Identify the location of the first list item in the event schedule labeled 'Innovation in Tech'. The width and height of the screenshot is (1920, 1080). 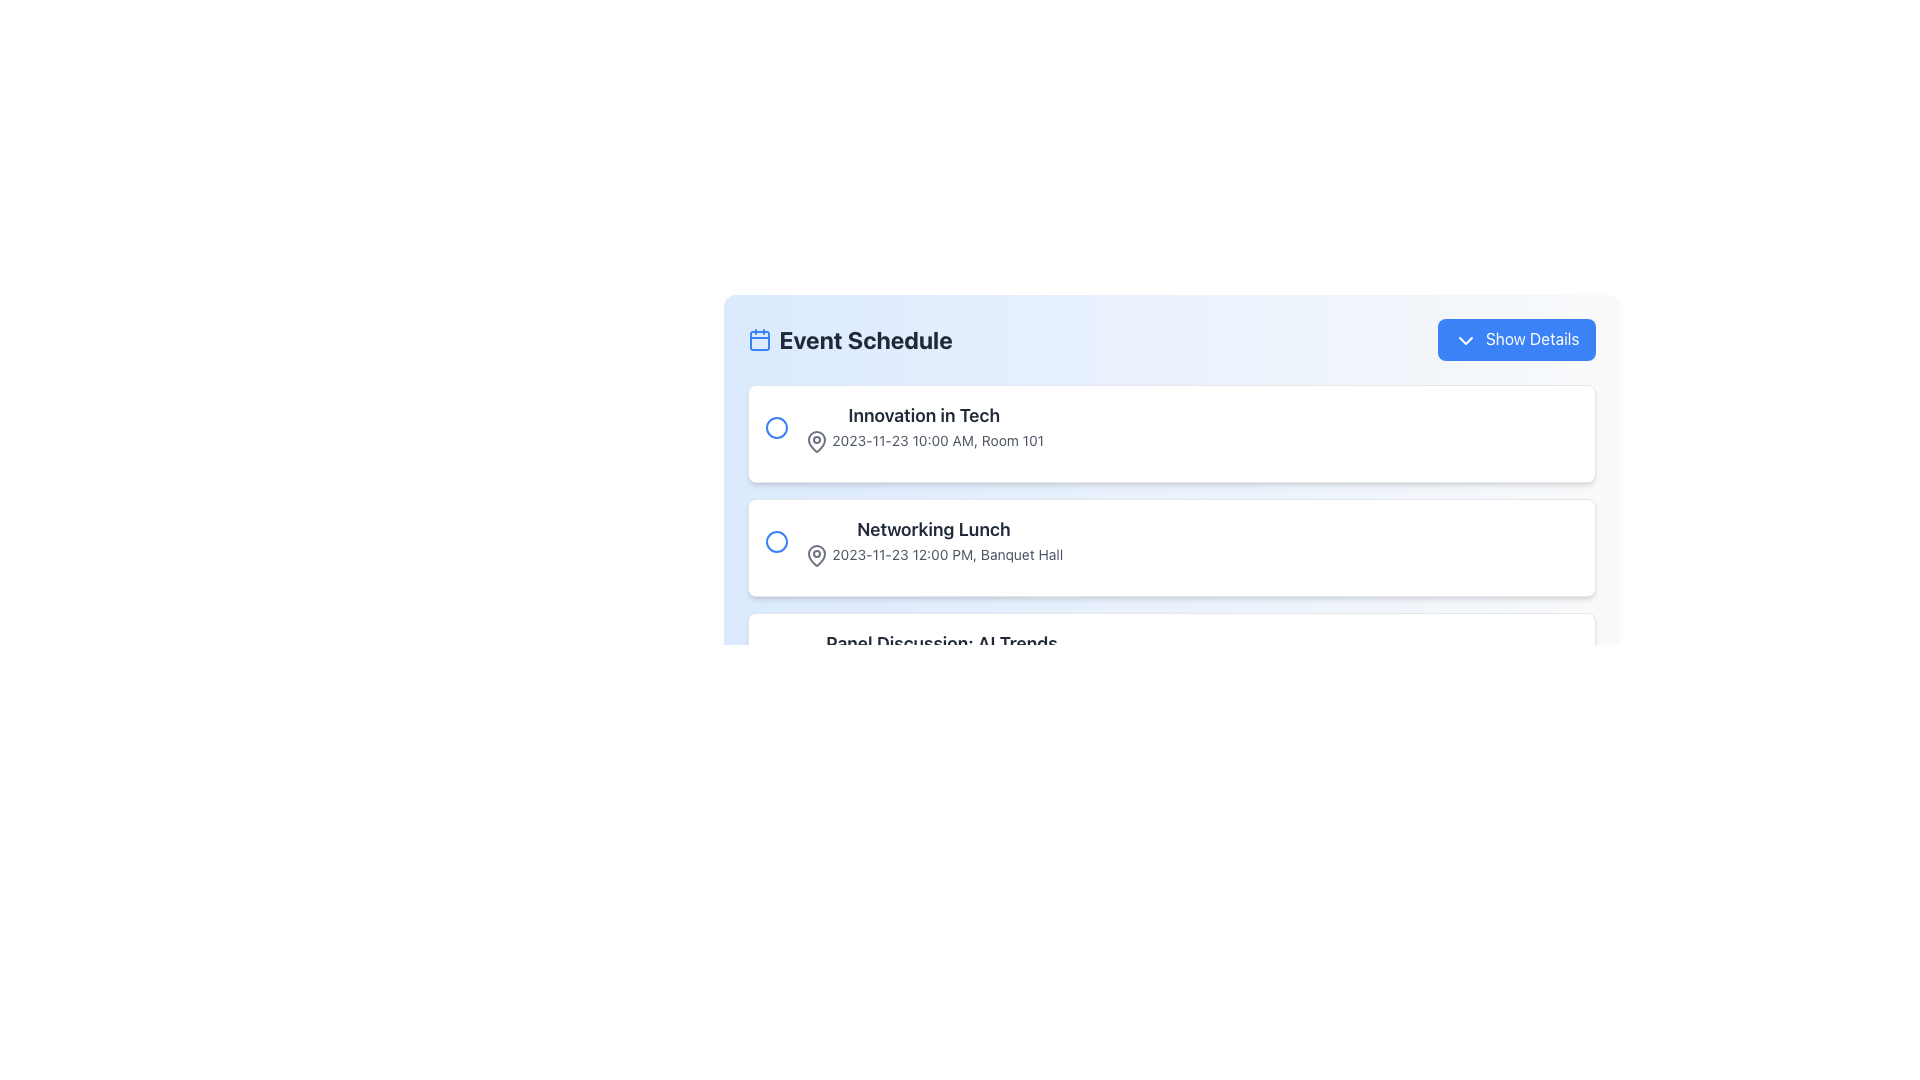
(1171, 426).